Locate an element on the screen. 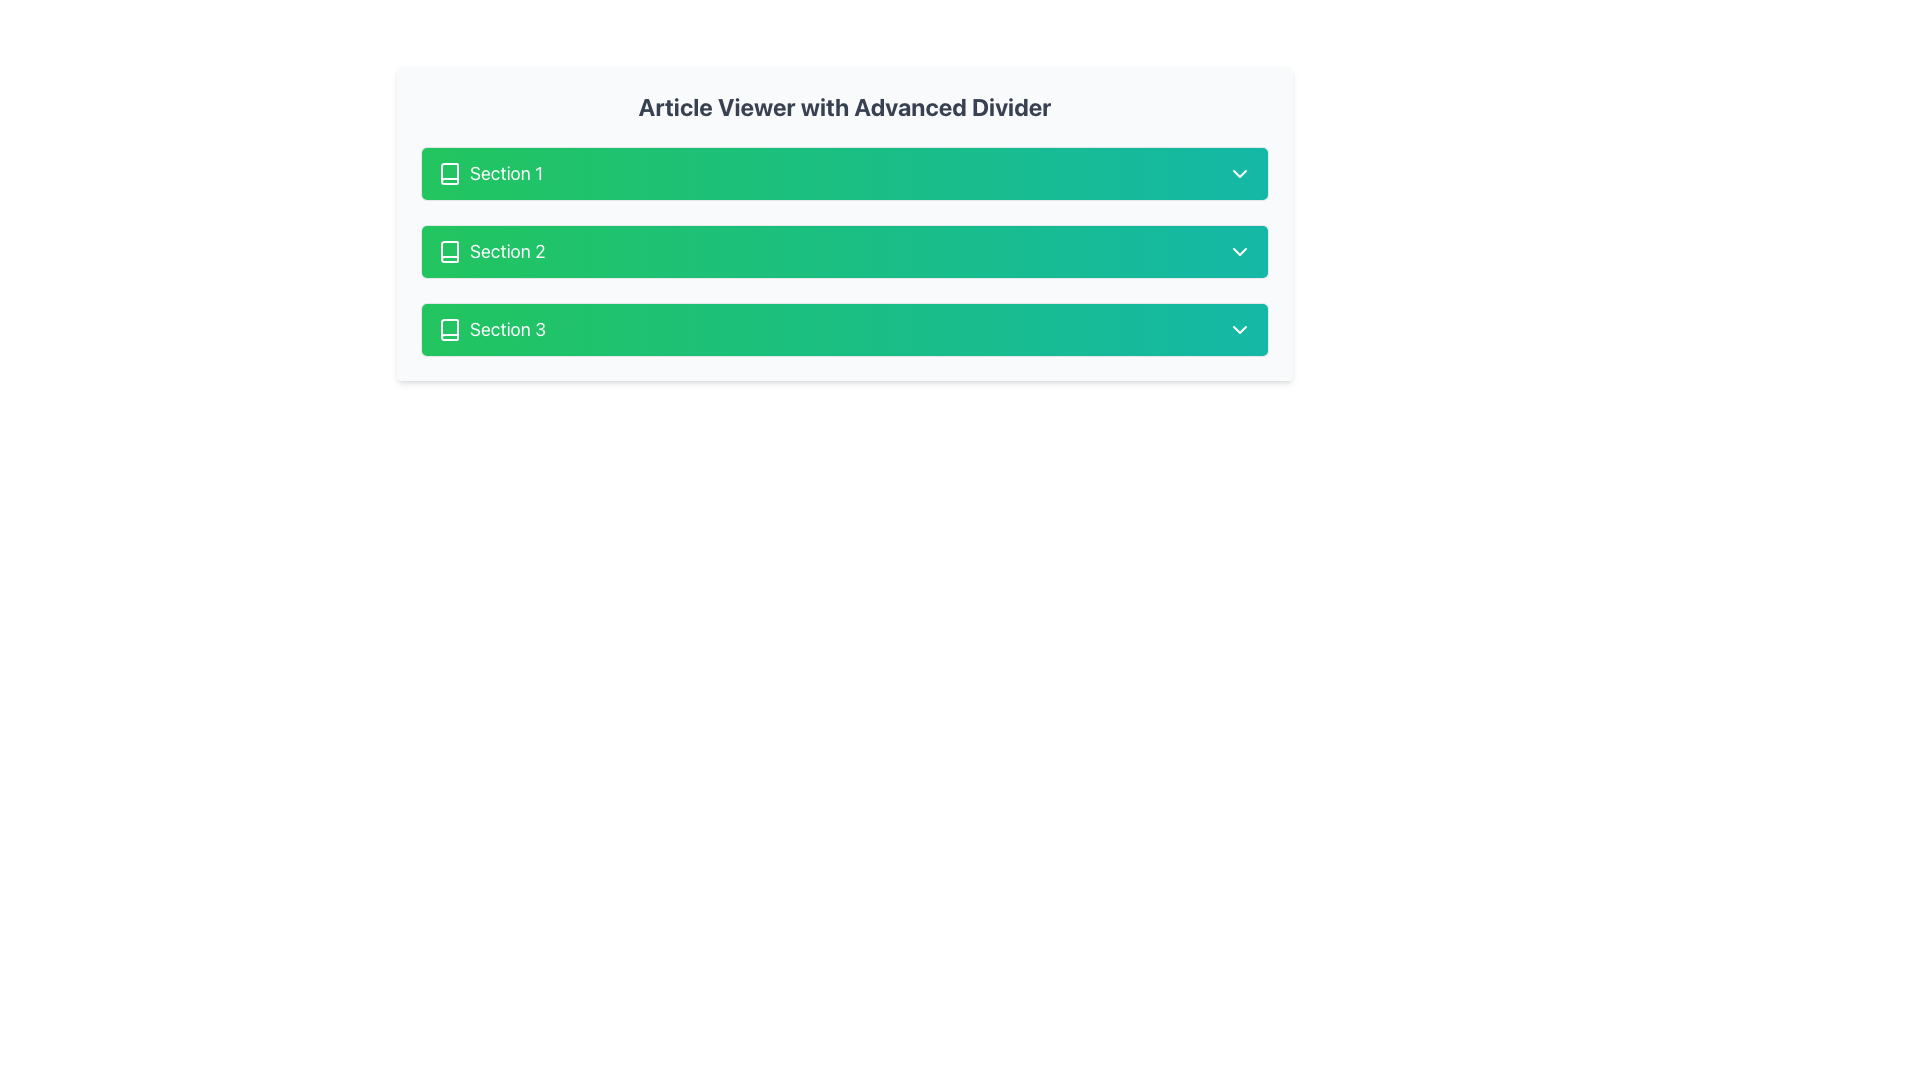 The image size is (1920, 1080). the thin outline icon shaped like an open book, located to the far left of the text 'Section 3' in the vertically arranged list is located at coordinates (449, 329).